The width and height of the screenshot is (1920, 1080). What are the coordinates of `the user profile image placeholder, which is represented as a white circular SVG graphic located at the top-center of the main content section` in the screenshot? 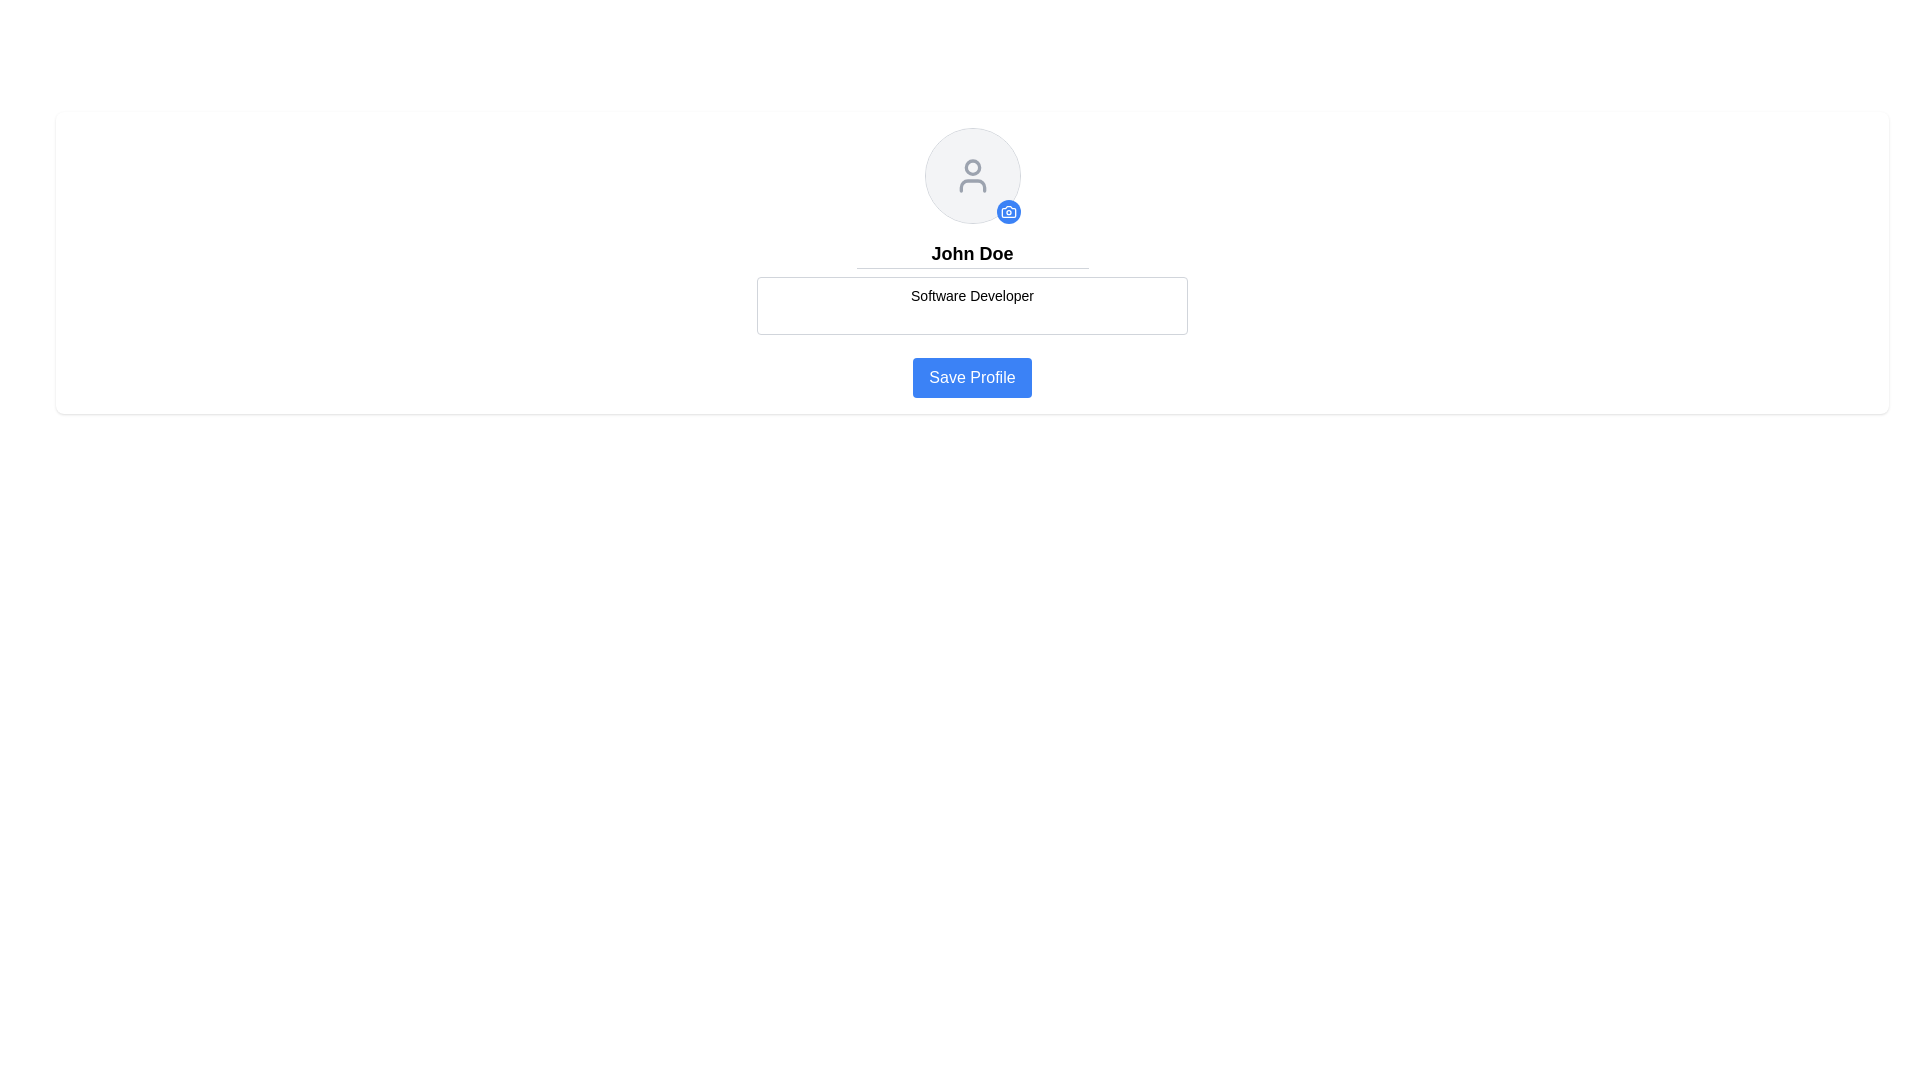 It's located at (972, 175).